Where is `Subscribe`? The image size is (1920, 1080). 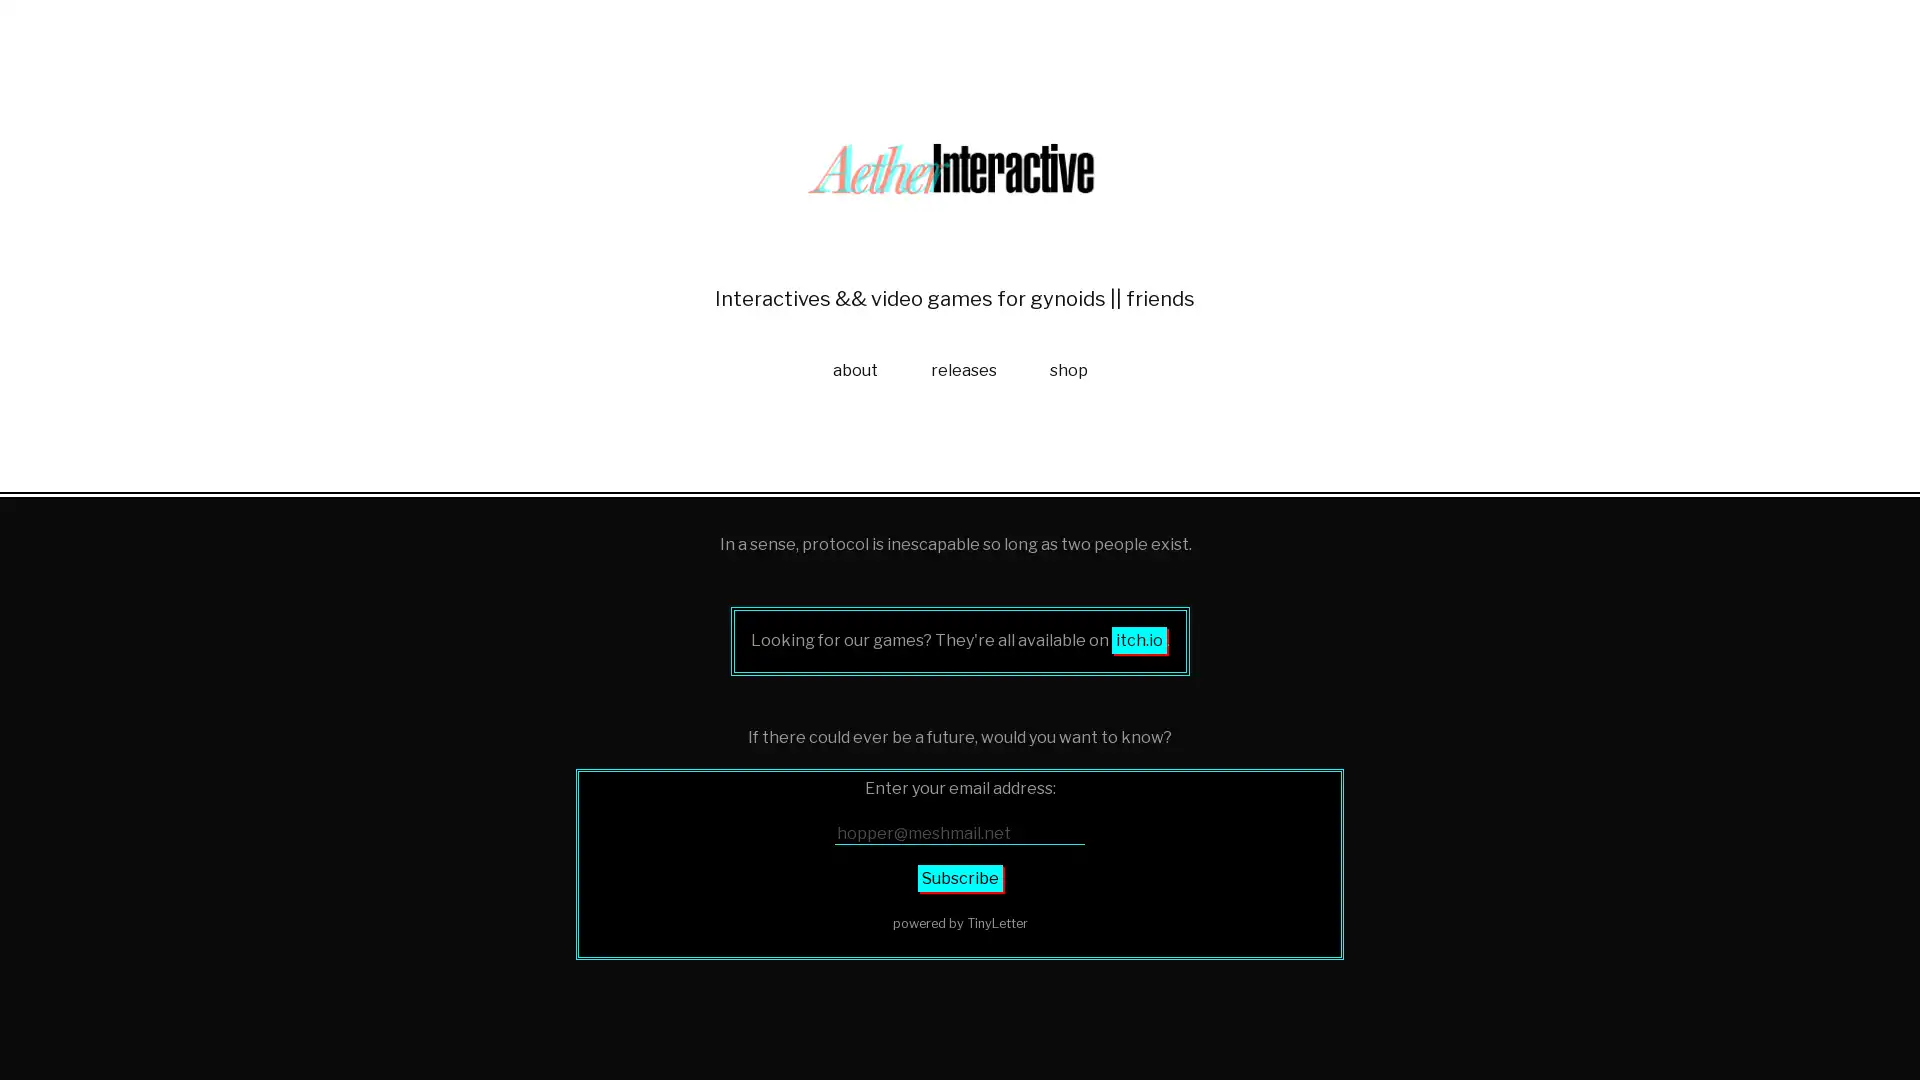 Subscribe is located at coordinates (958, 1021).